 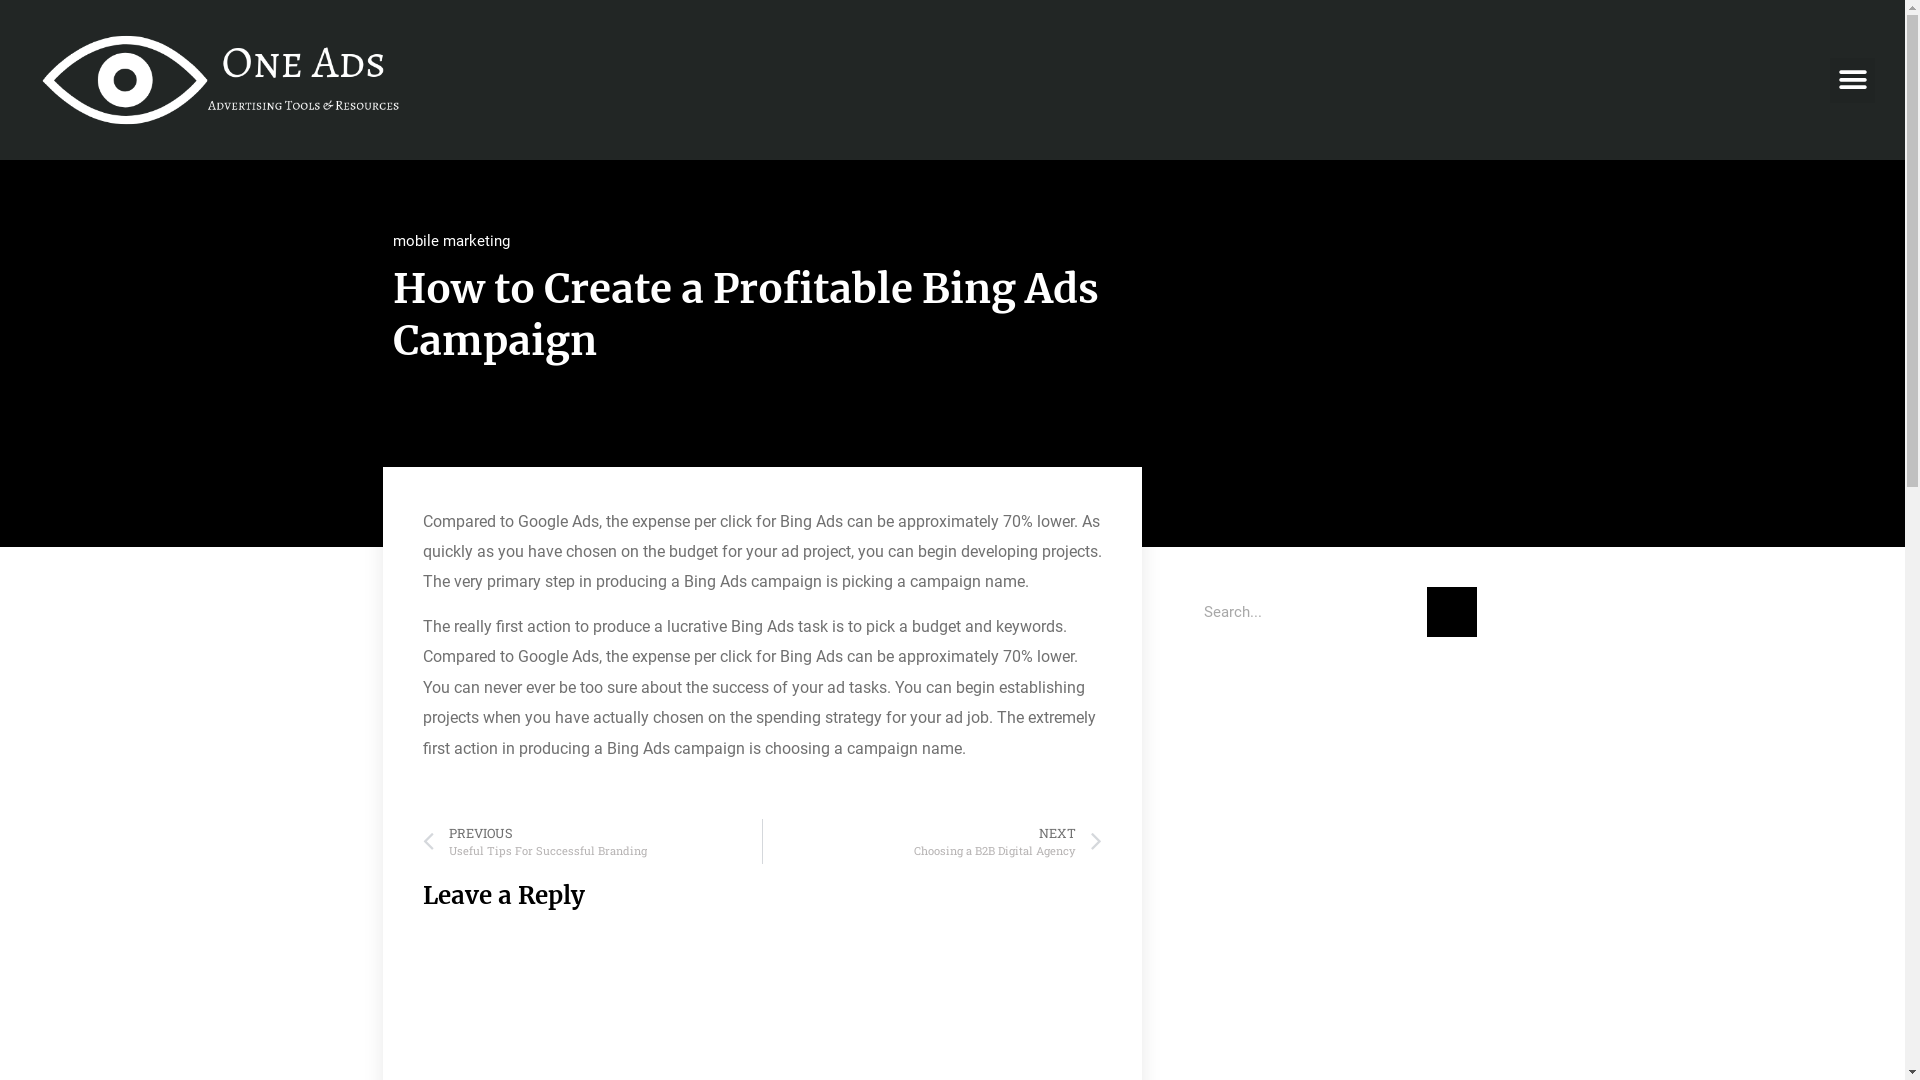 What do you see at coordinates (590, 841) in the screenshot?
I see `'PREVIOUS` at bounding box center [590, 841].